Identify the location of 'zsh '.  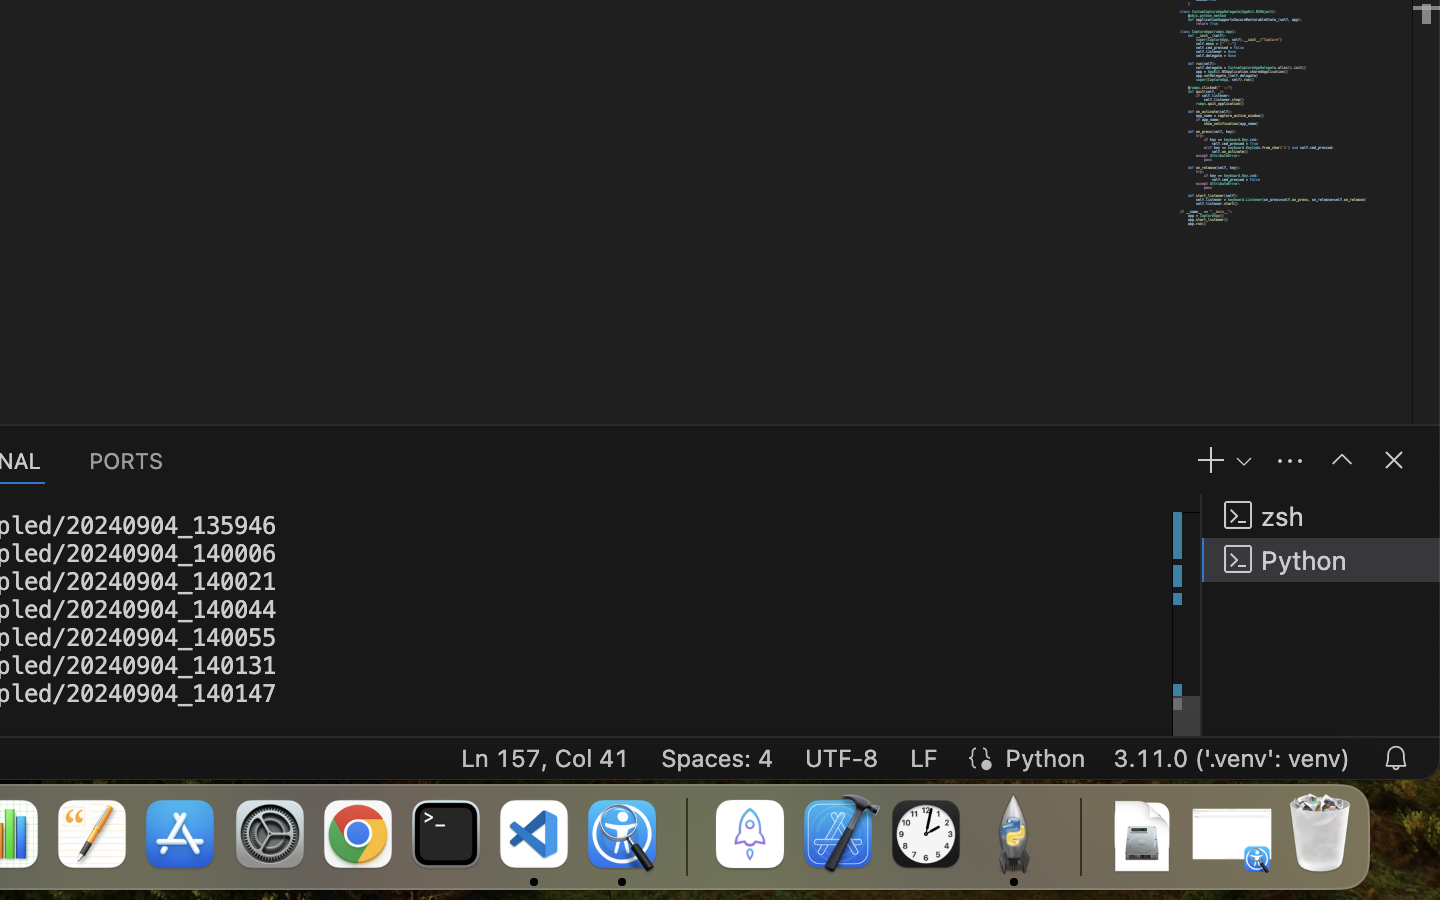
(1320, 514).